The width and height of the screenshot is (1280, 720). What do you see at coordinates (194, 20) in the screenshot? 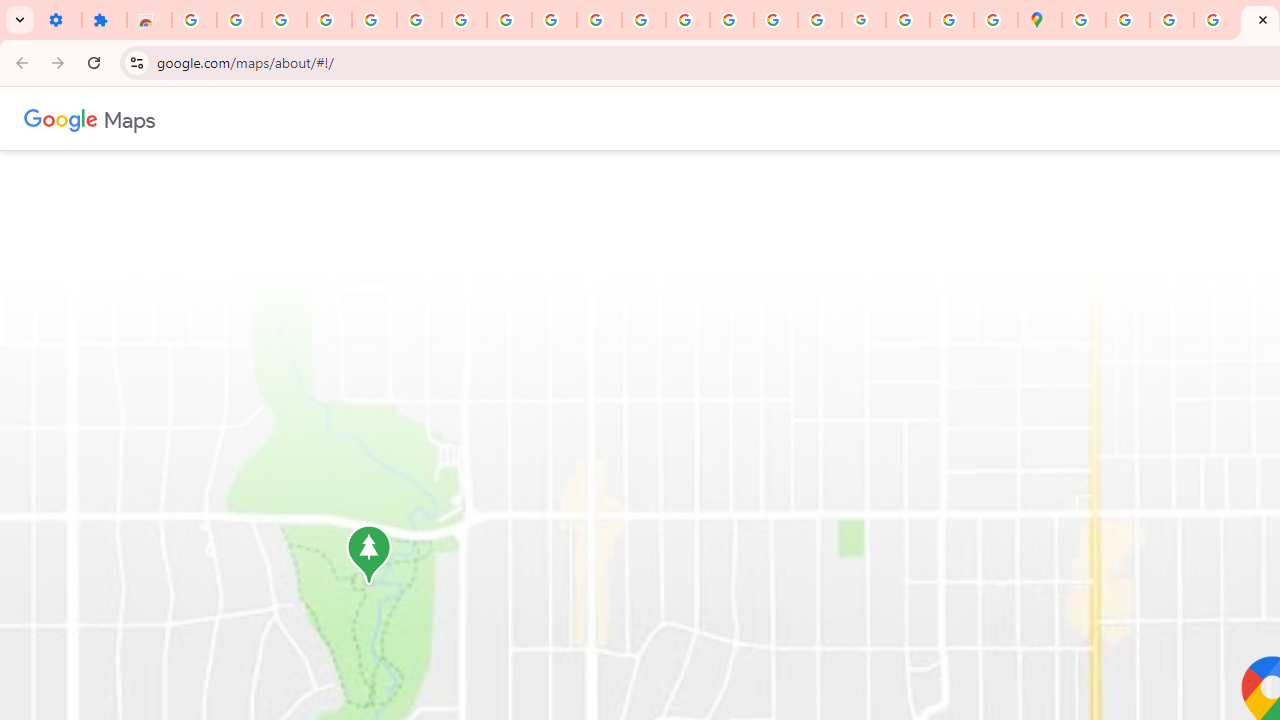
I see `'Sign in - Google Accounts'` at bounding box center [194, 20].